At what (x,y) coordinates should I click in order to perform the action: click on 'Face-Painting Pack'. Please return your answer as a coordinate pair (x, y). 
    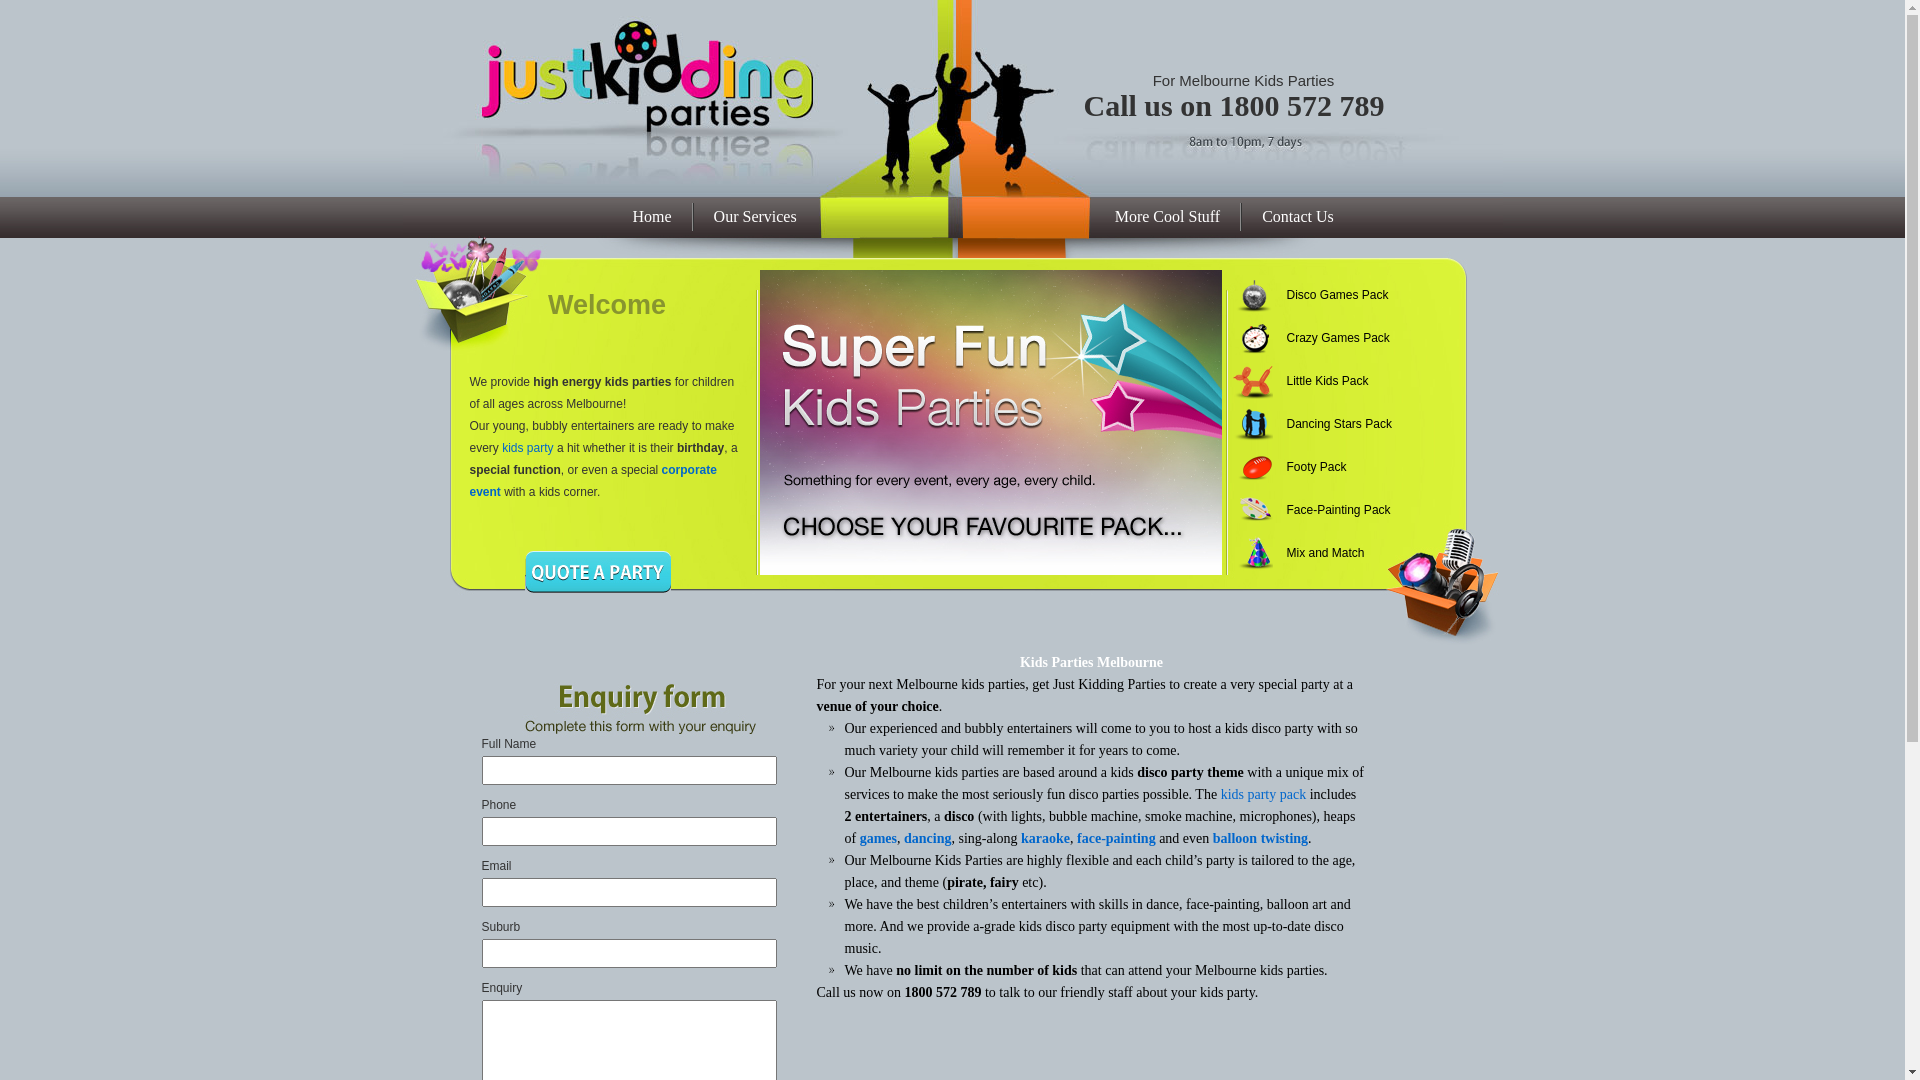
    Looking at the image, I should click on (1328, 509).